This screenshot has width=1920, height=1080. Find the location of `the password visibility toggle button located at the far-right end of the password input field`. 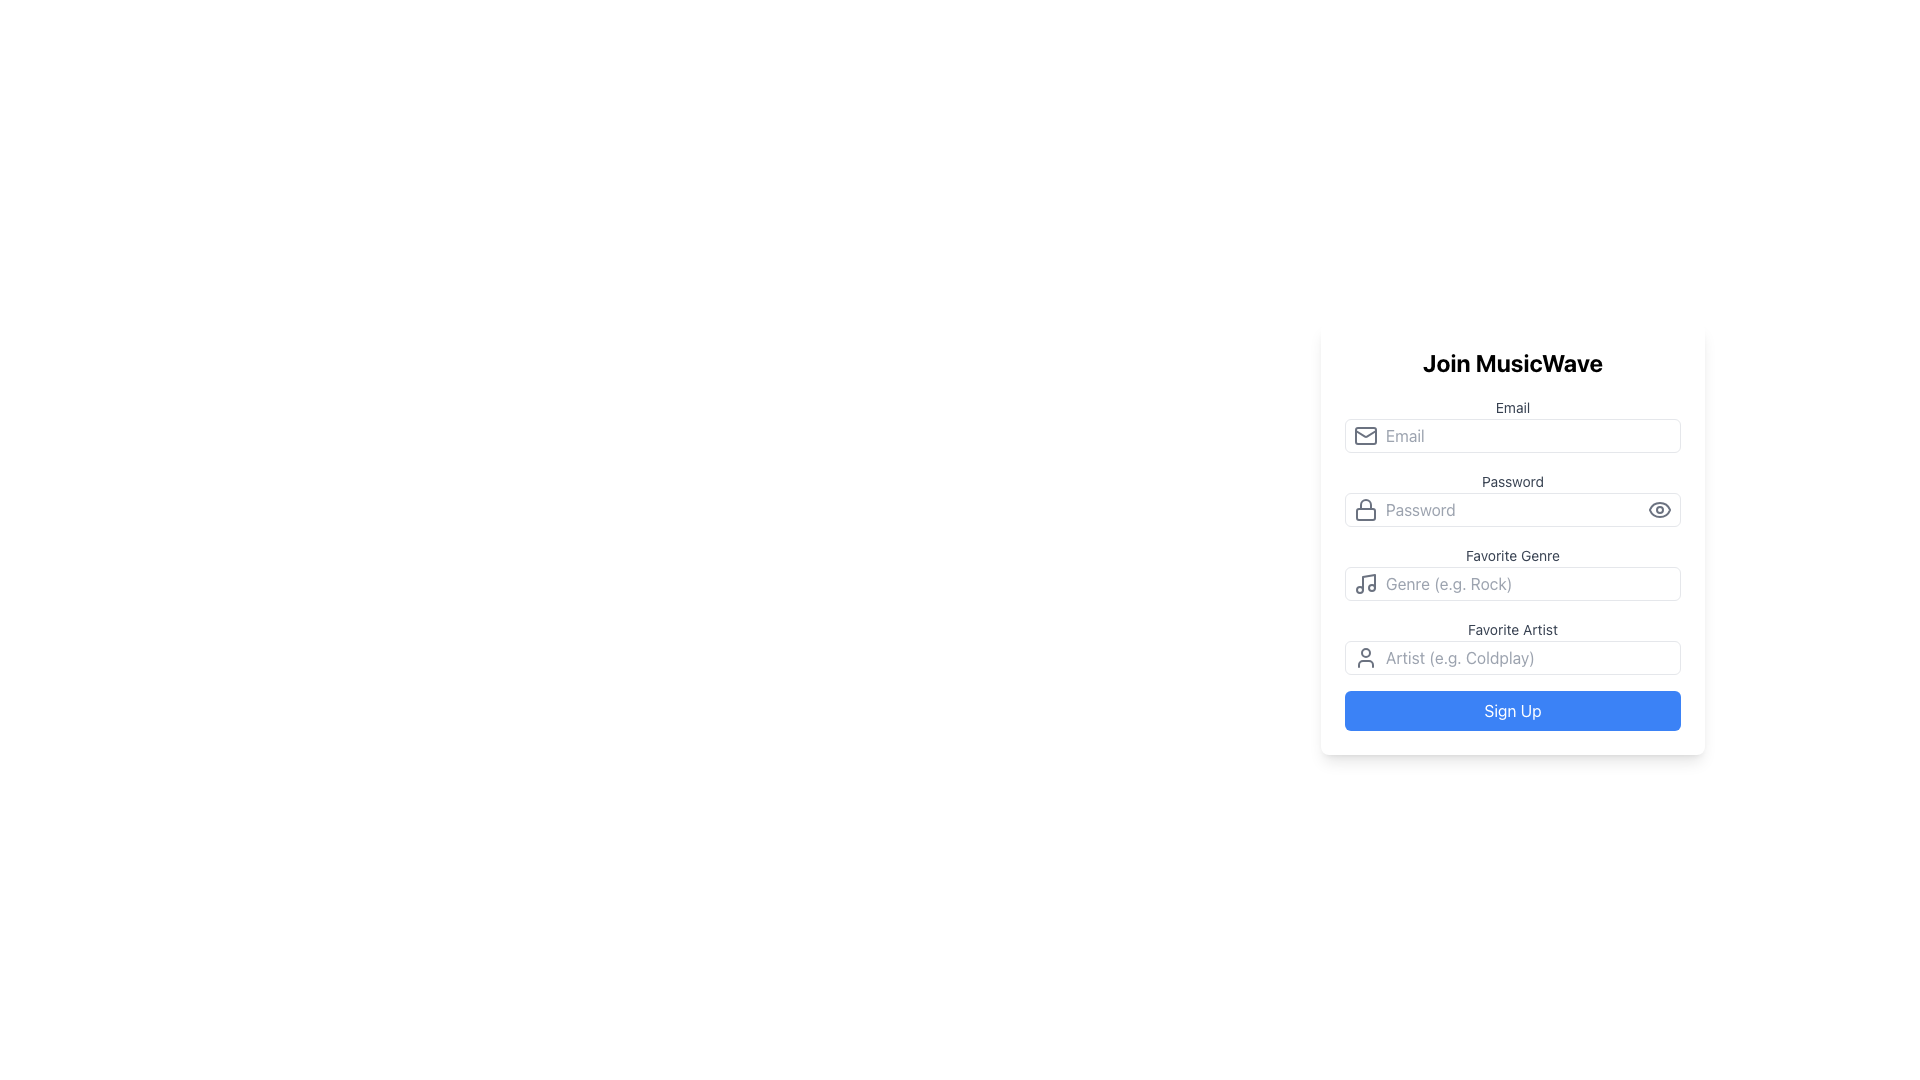

the password visibility toggle button located at the far-right end of the password input field is located at coordinates (1660, 508).